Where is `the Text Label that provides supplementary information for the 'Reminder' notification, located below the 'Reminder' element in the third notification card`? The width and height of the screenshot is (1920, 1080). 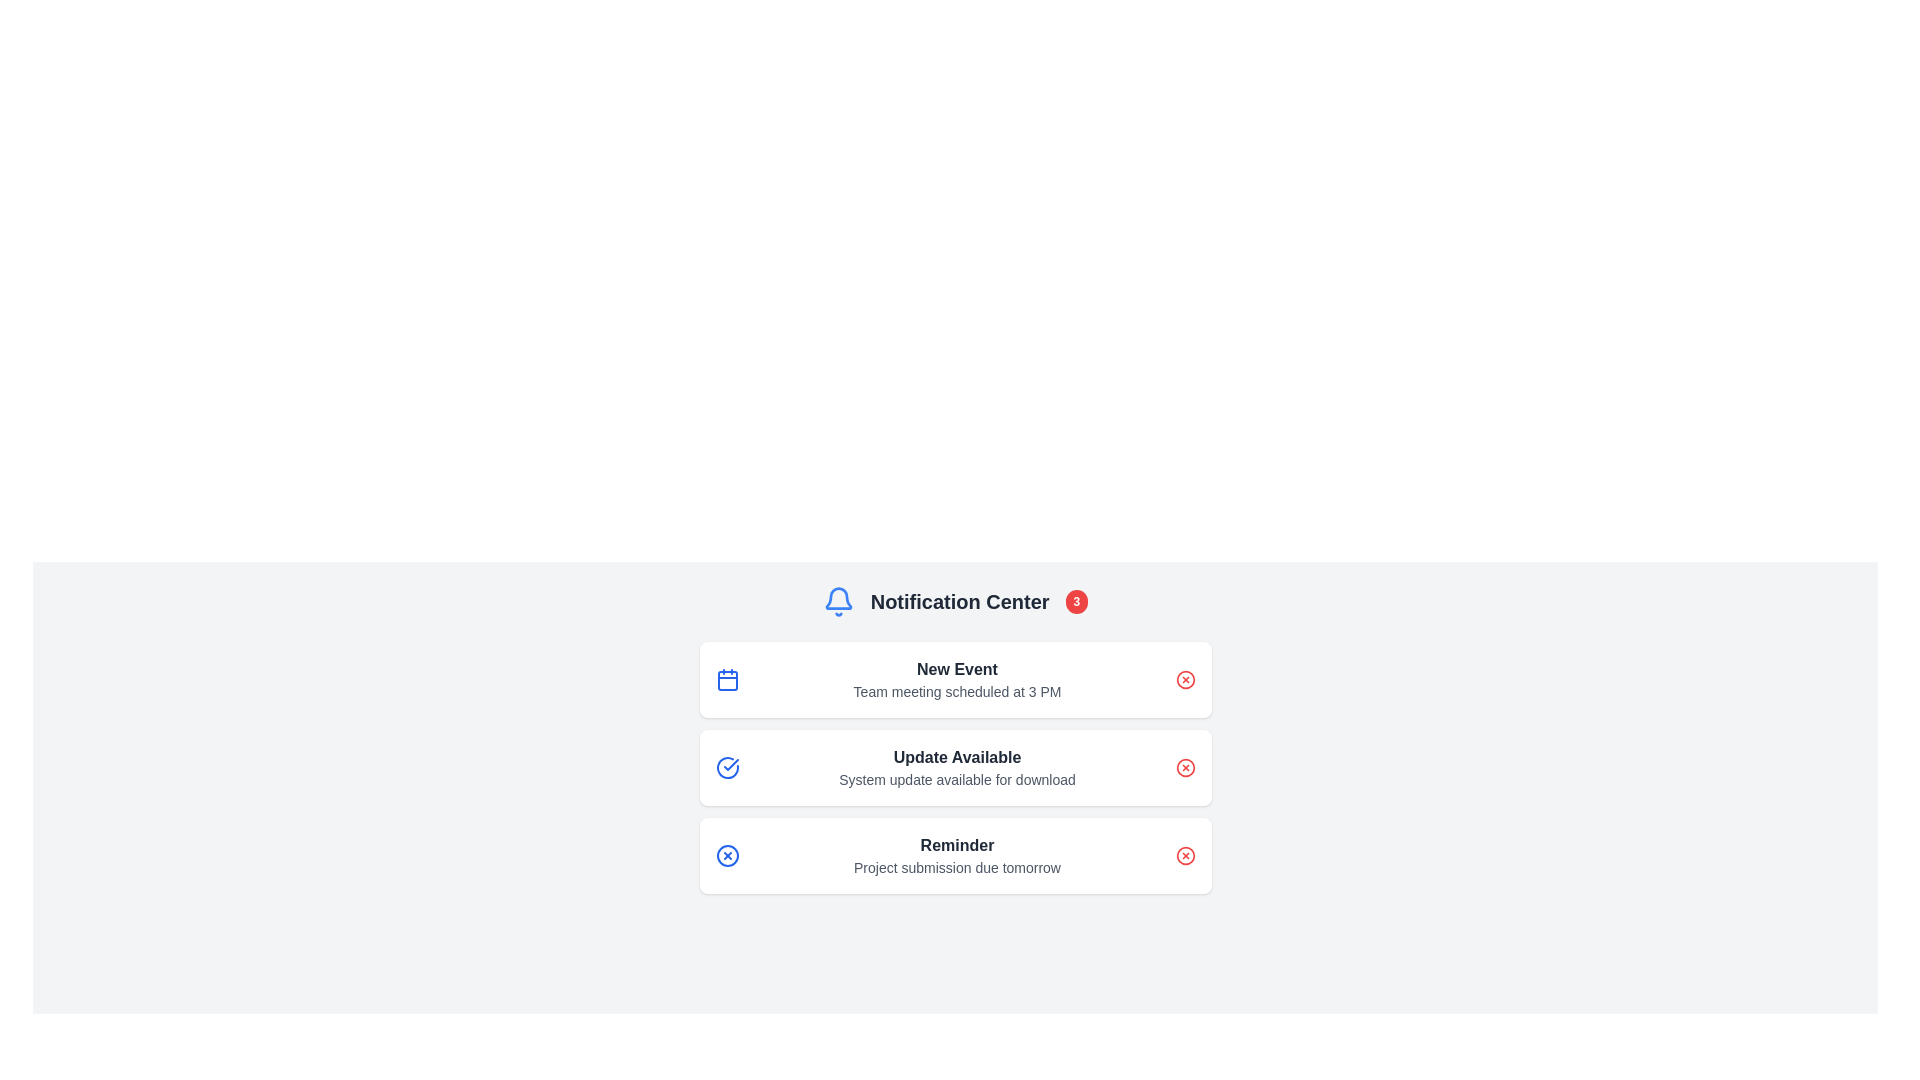 the Text Label that provides supplementary information for the 'Reminder' notification, located below the 'Reminder' element in the third notification card is located at coordinates (956, 866).